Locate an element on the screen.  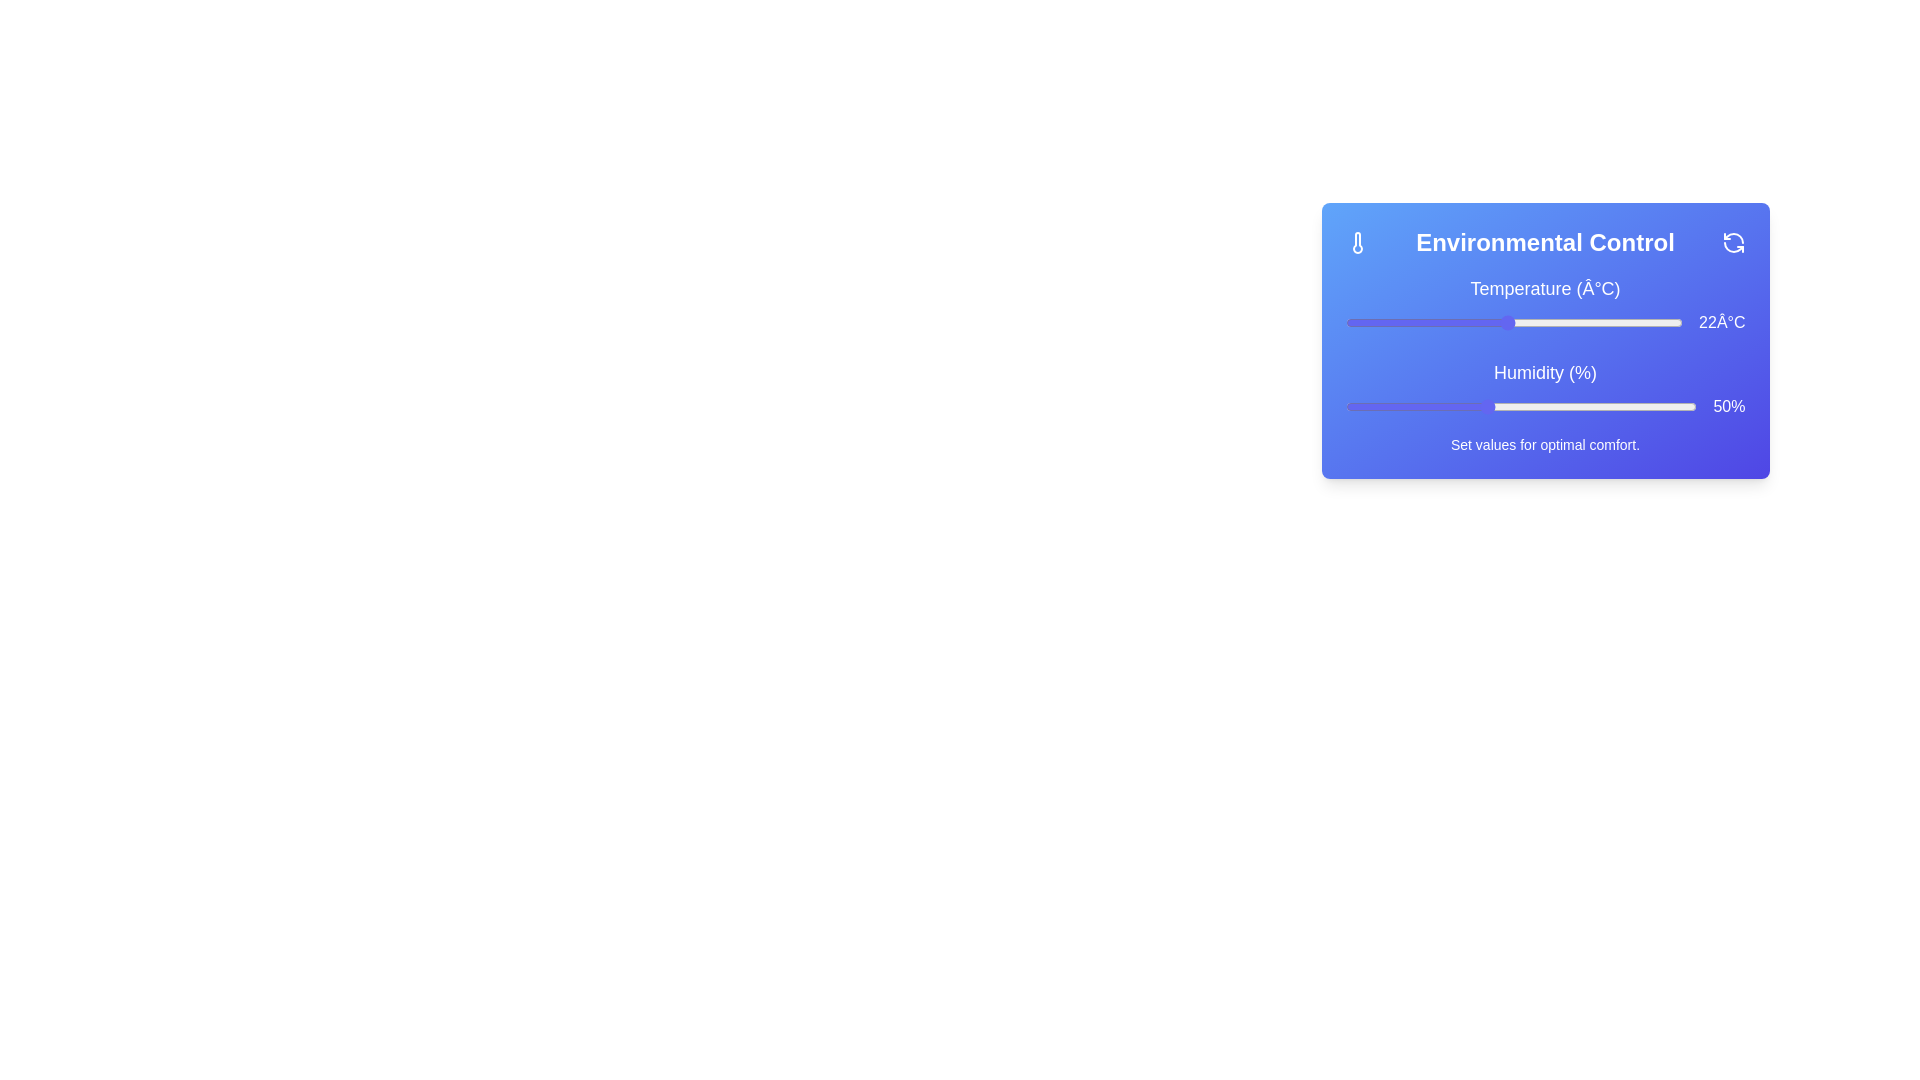
the humidity slider to set the humidity to 30% is located at coordinates (1345, 406).